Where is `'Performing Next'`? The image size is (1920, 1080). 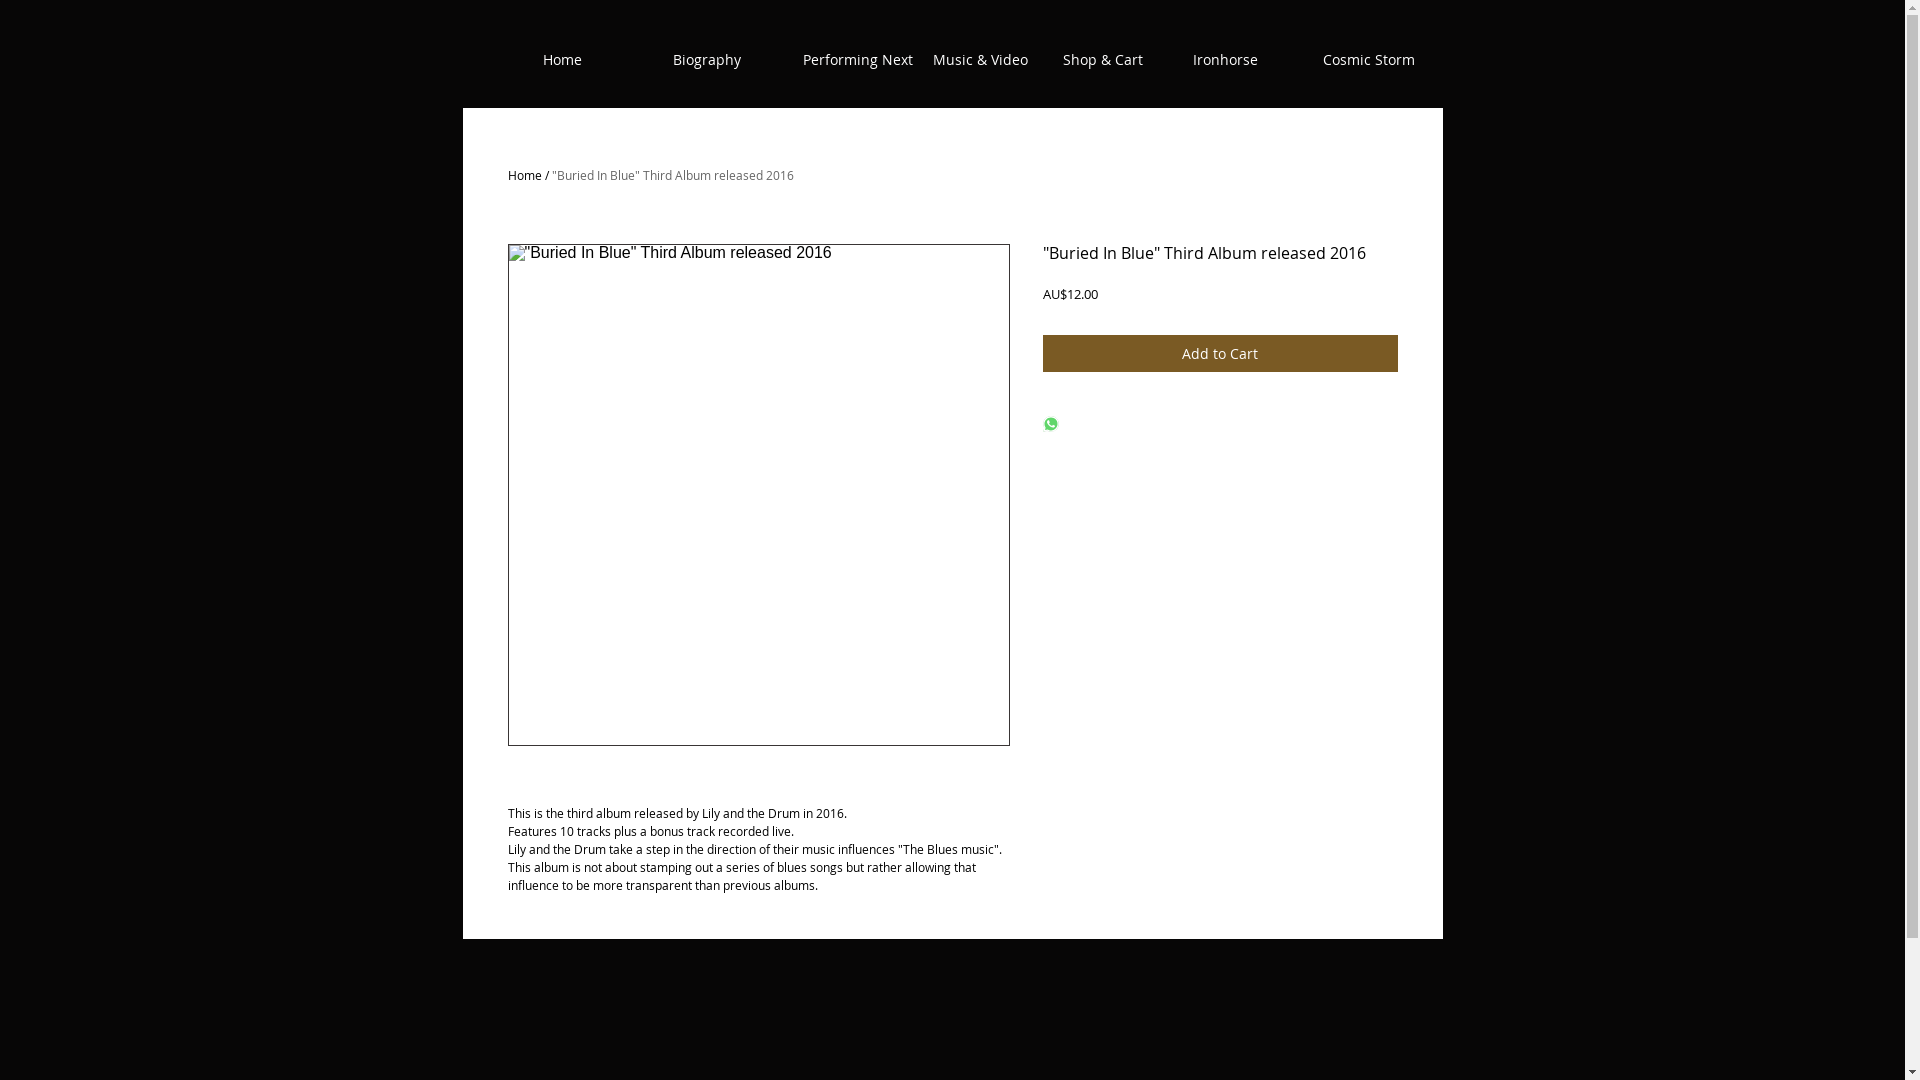
'Performing Next' is located at coordinates (857, 59).